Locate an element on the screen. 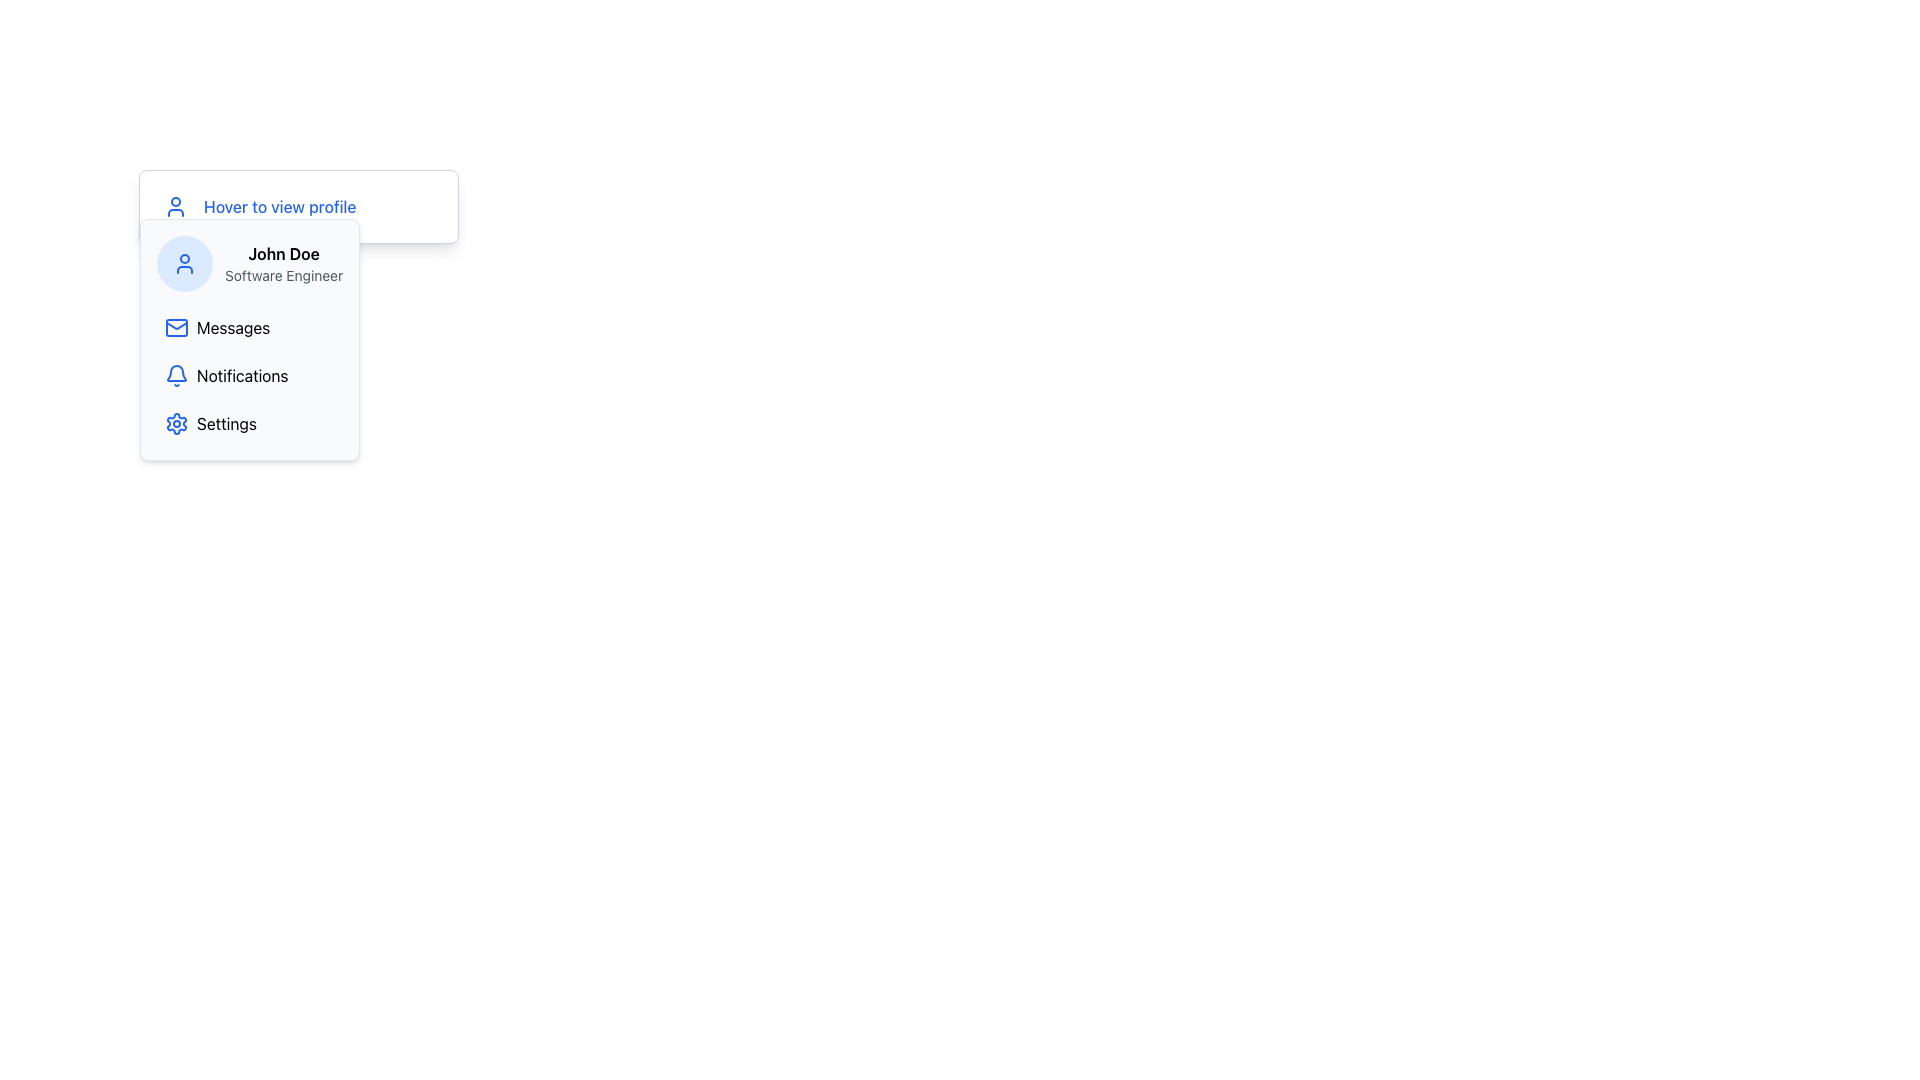 This screenshot has height=1080, width=1920. the informative text label displayed next to the user icon in the upper-left part of the interface is located at coordinates (279, 207).